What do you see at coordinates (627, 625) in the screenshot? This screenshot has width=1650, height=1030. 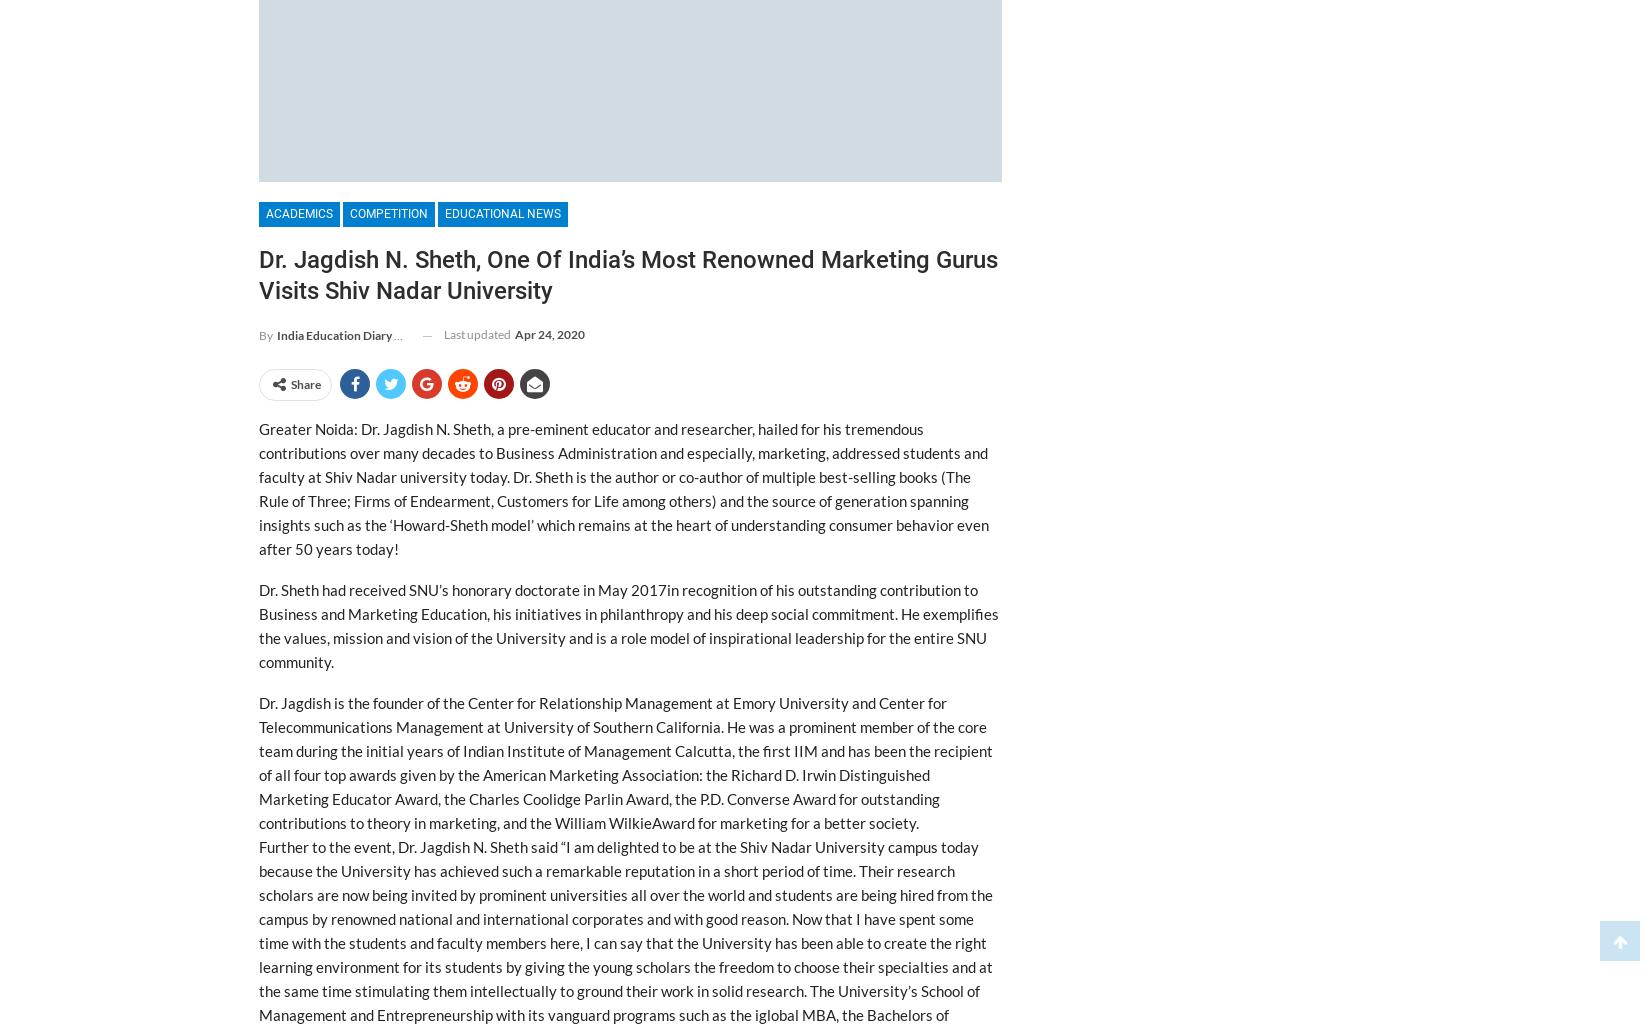 I see `'Dr. Sheth had received SNU’s honorary doctorate in May 2017in recognition of his outstanding contribution to Business and Marketing Education, his initiatives in philanthropy and his deep social commitment. He exemplifies the values, mission and vision of the University and is a role model of inspirational leadership for the entire SNU community.'` at bounding box center [627, 625].